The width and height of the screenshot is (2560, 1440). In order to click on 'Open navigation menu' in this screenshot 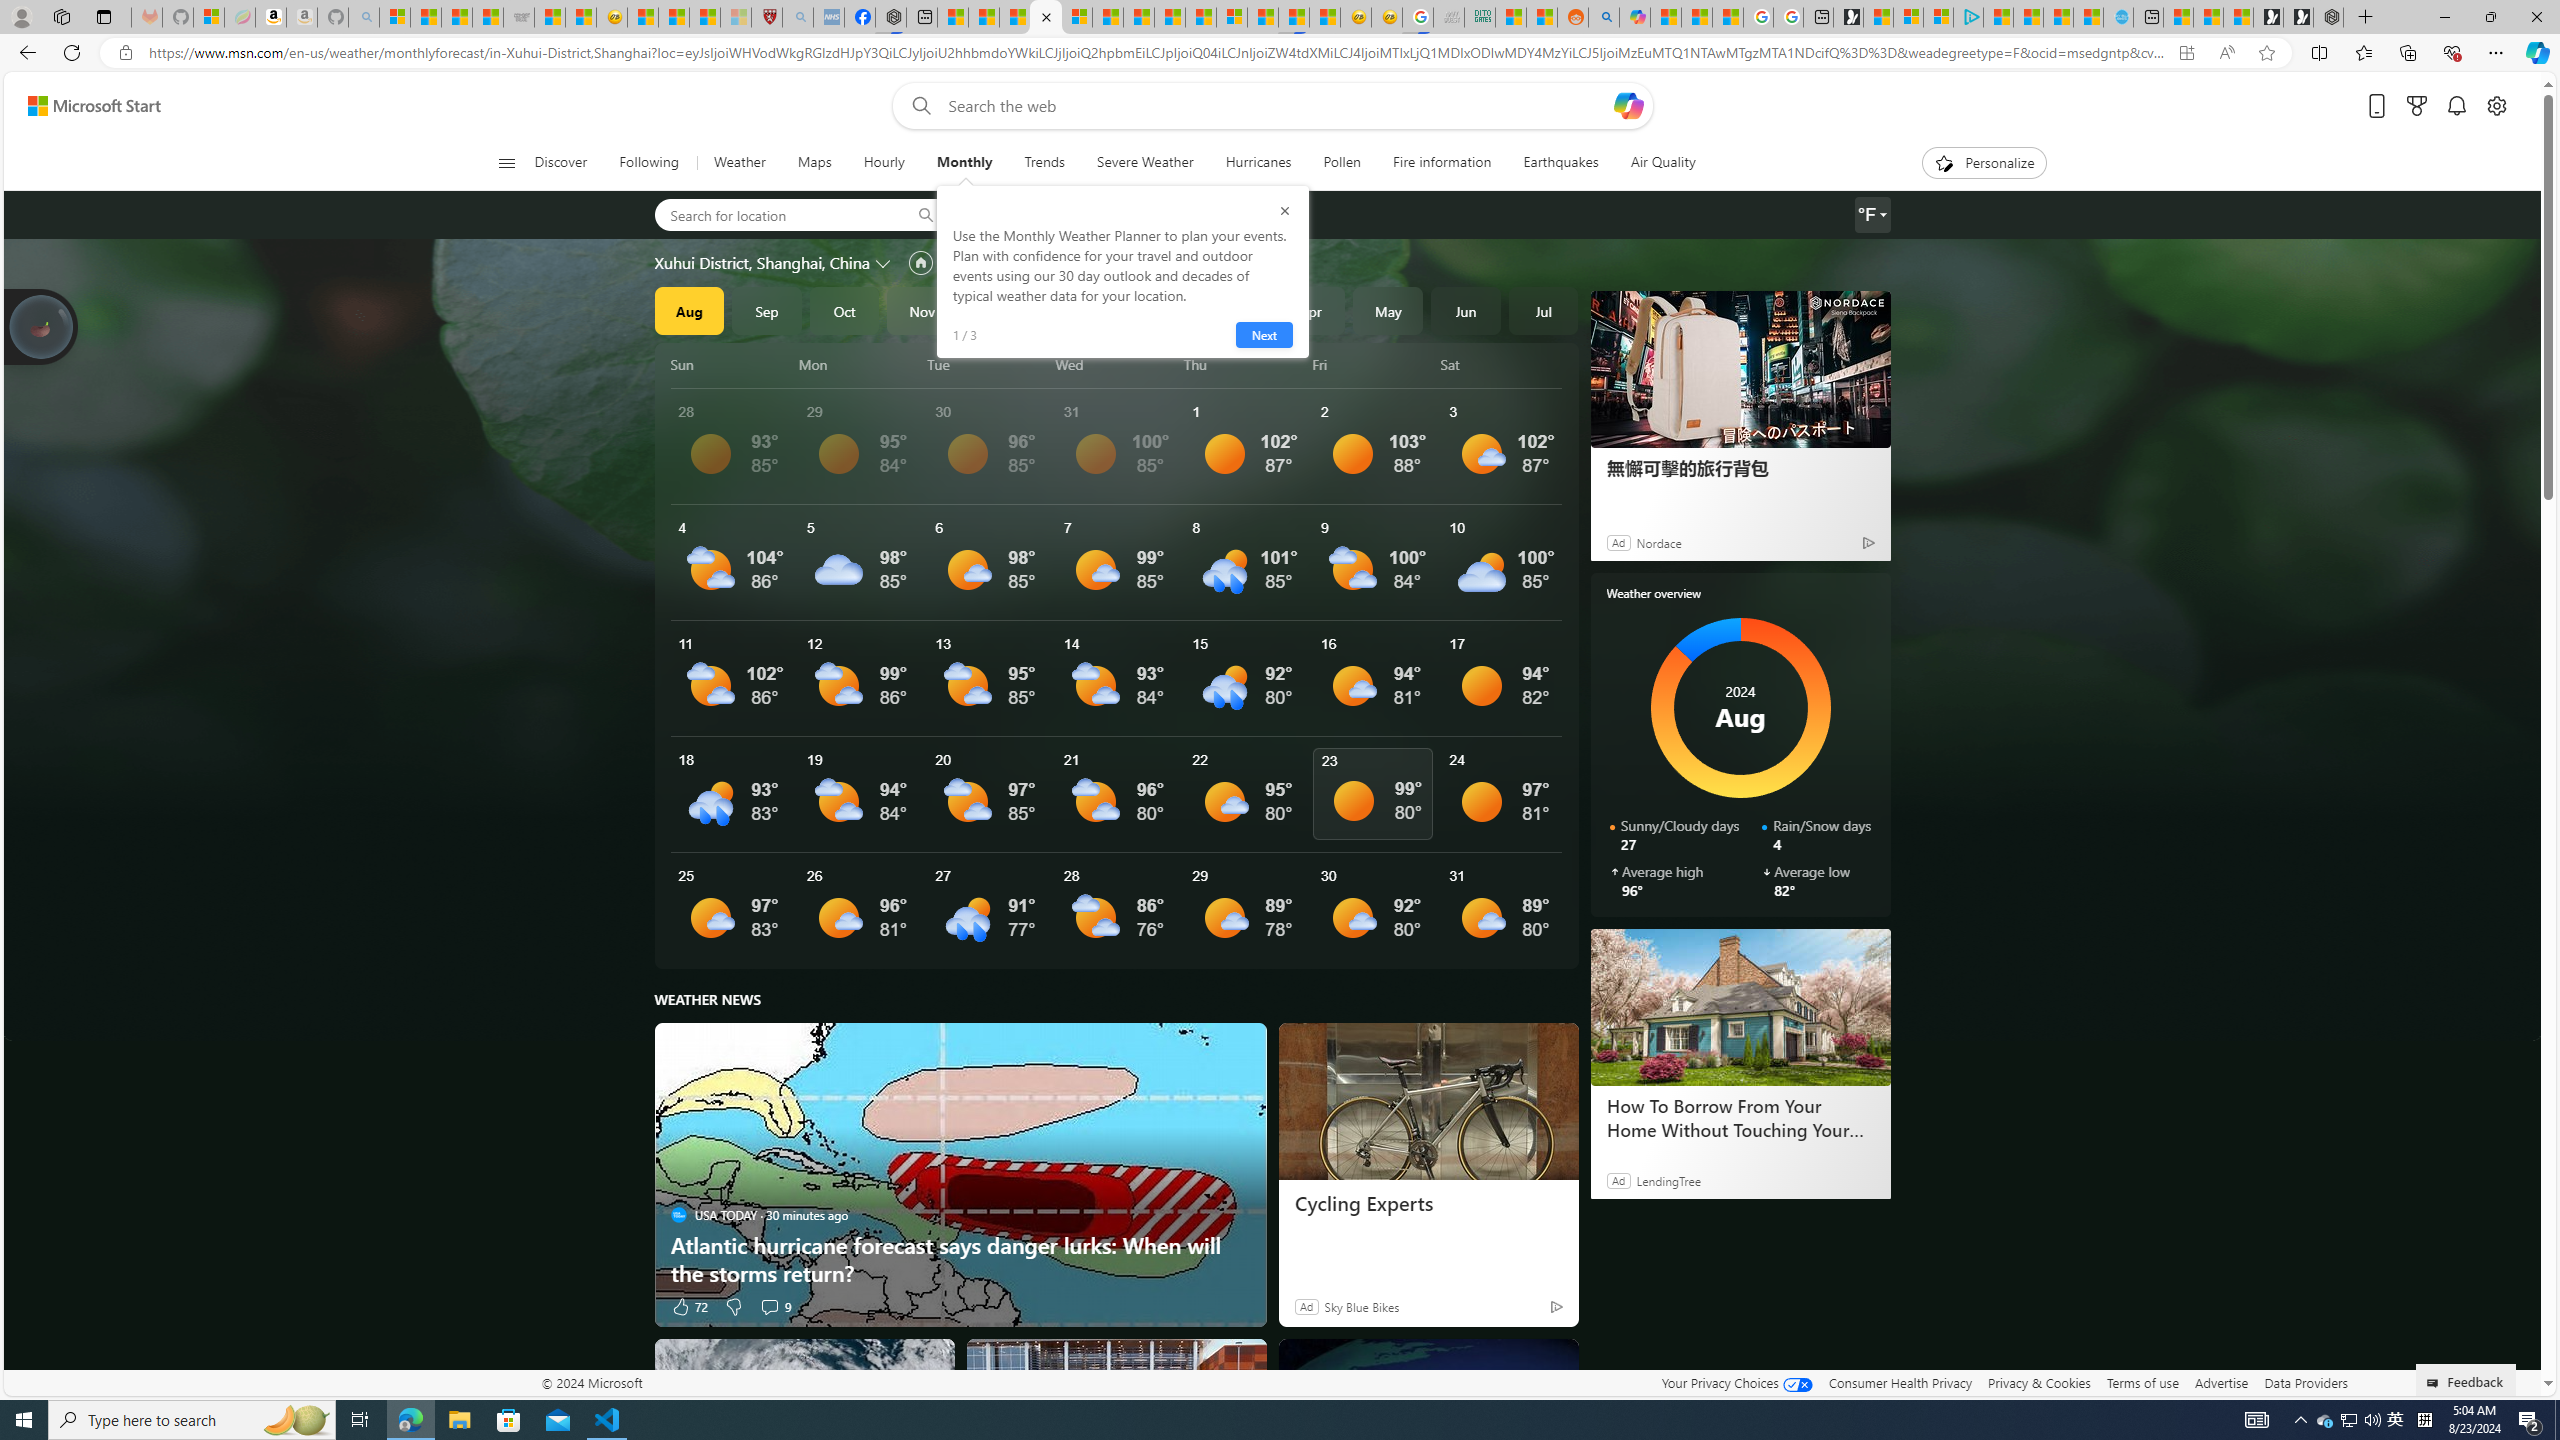, I will do `click(505, 161)`.